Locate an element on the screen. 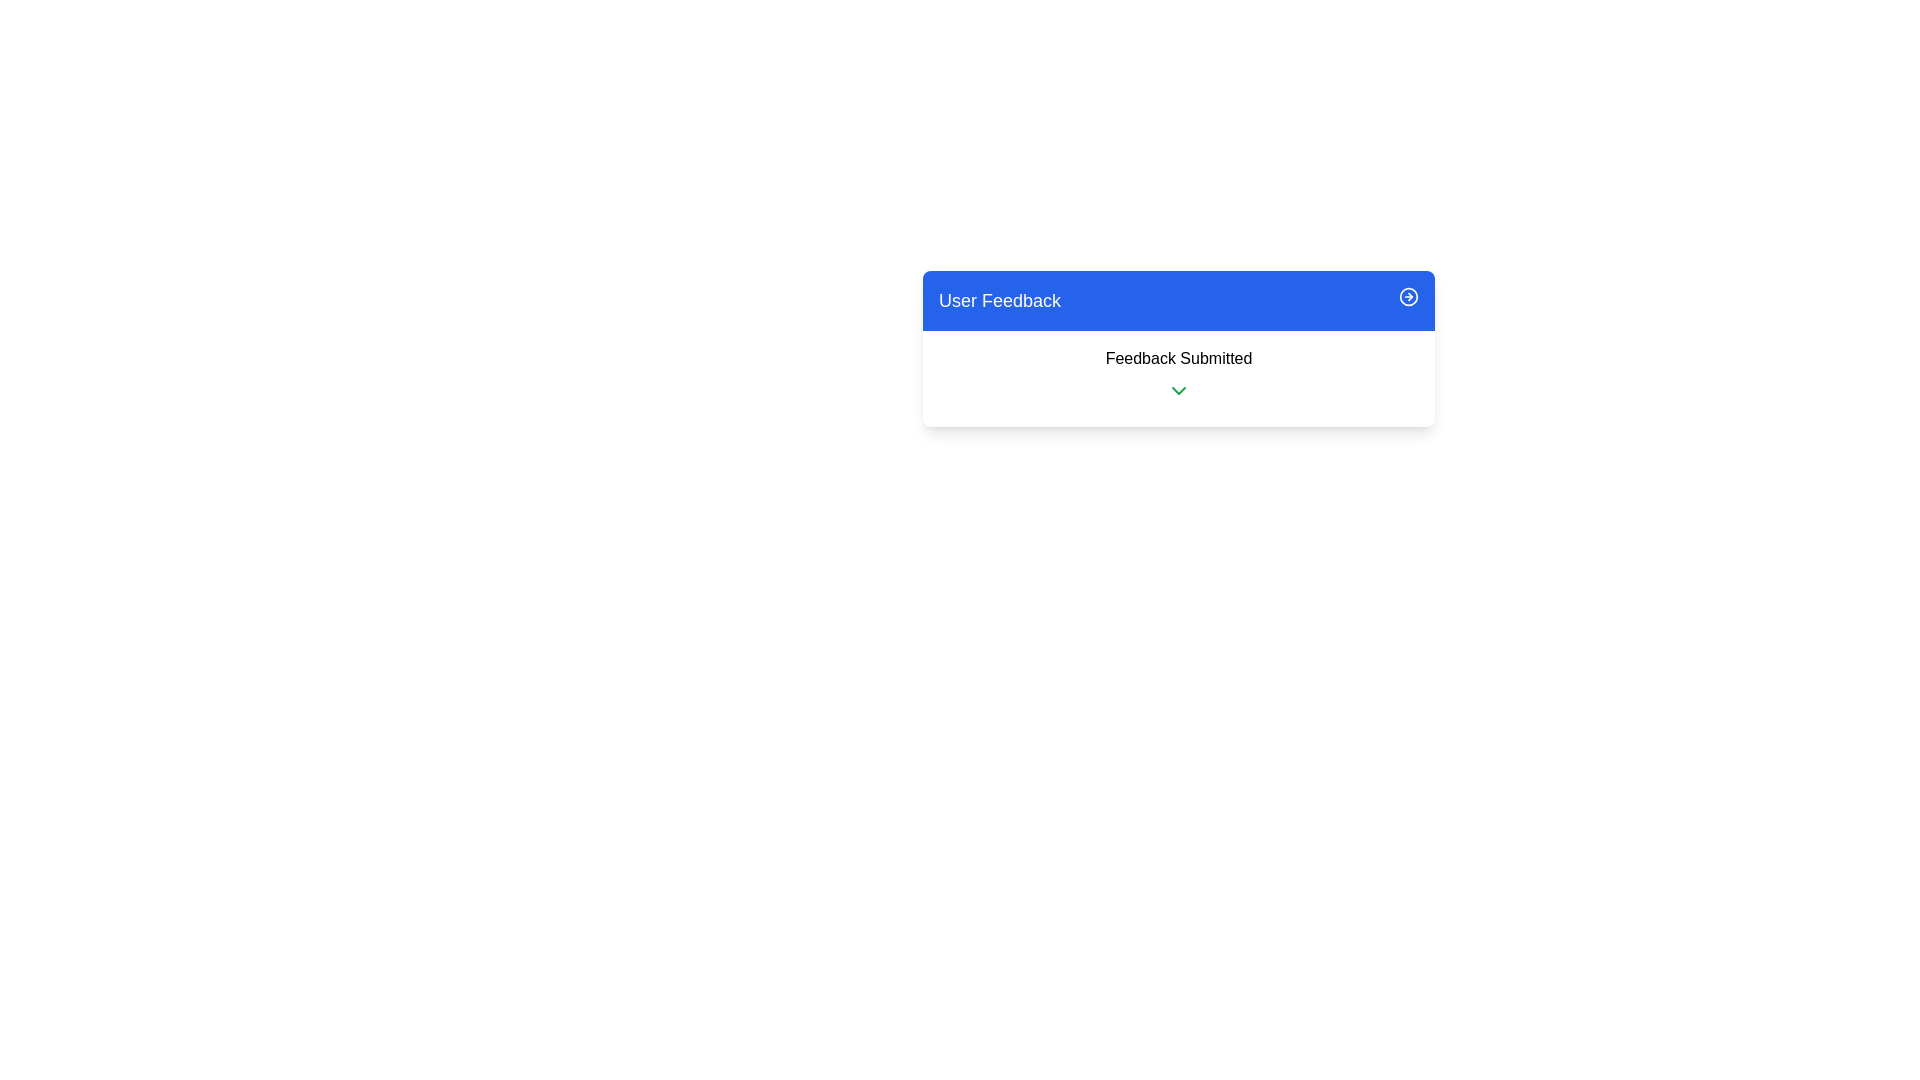  the circular icon button with a rightward arrow located in the upper right corner of the 'User Feedback' blue header is located at coordinates (1408, 297).